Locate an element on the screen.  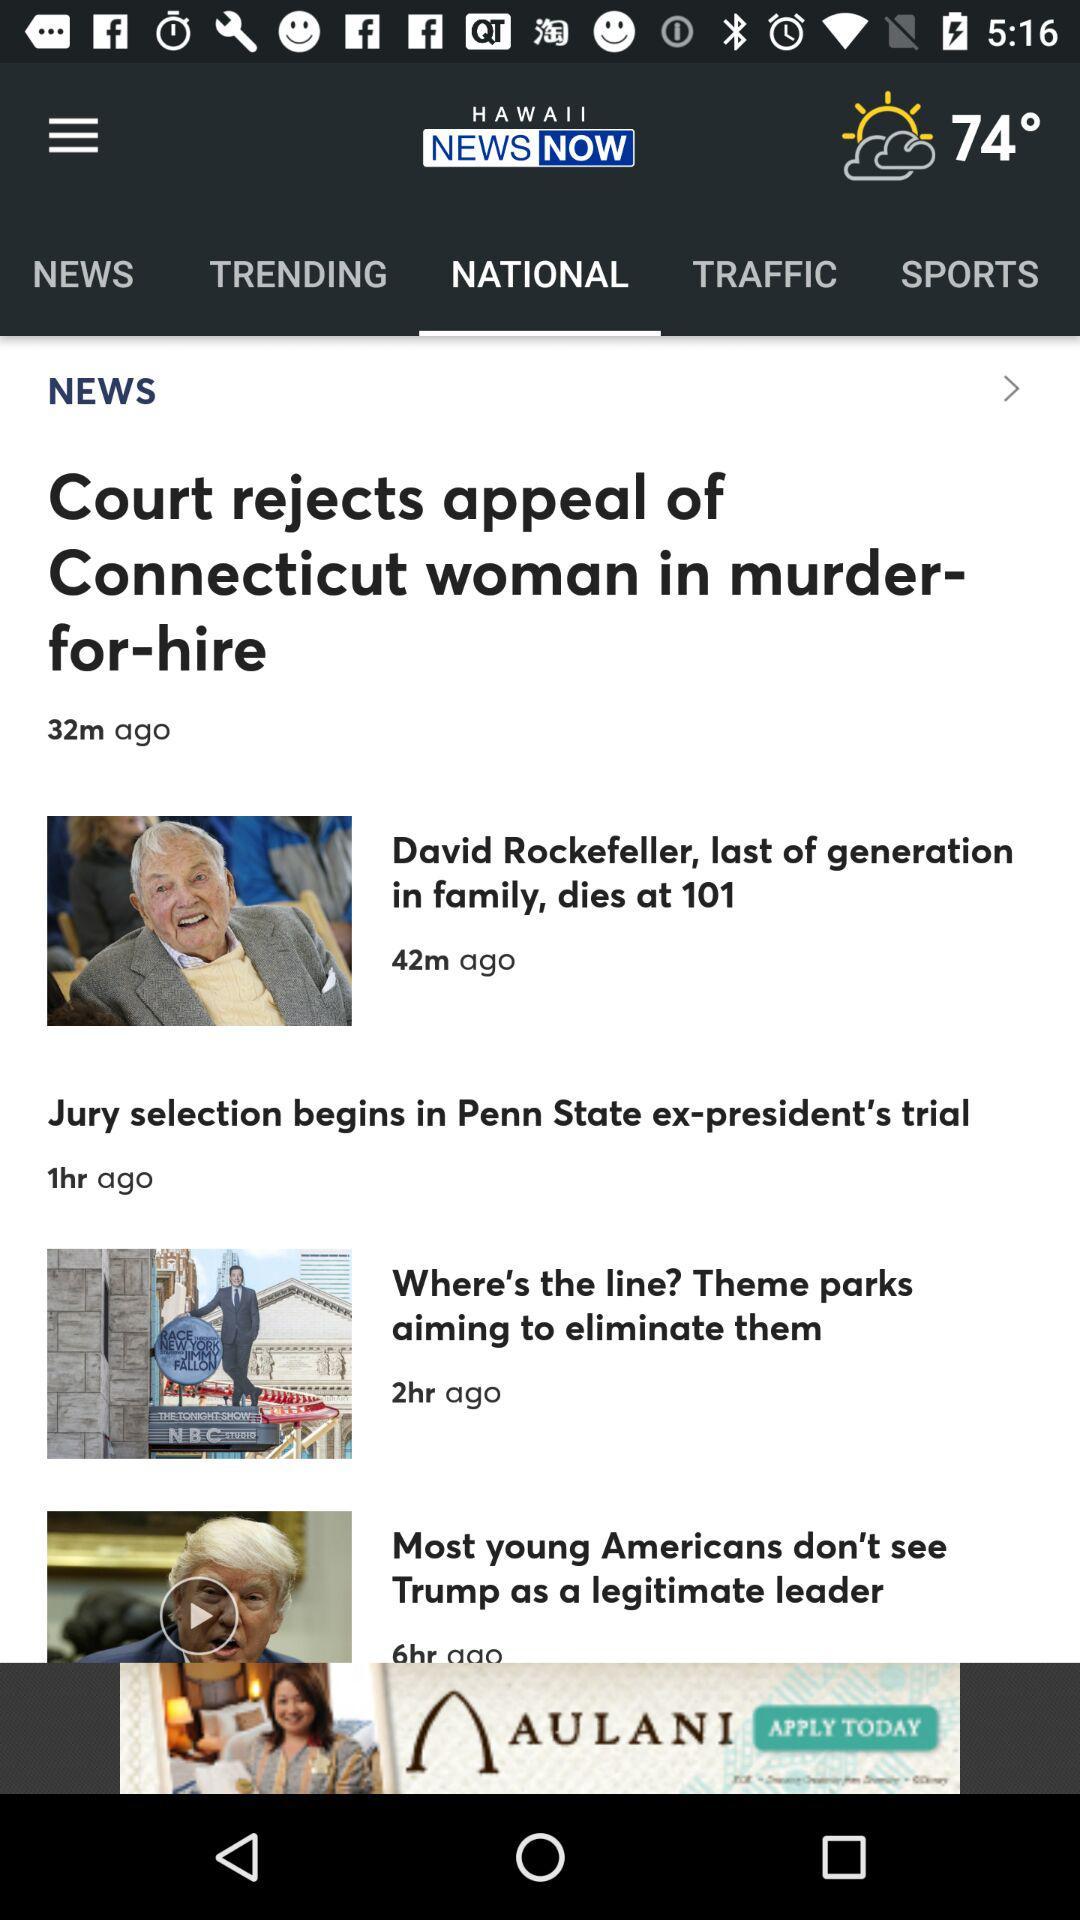
like the add is located at coordinates (540, 1727).